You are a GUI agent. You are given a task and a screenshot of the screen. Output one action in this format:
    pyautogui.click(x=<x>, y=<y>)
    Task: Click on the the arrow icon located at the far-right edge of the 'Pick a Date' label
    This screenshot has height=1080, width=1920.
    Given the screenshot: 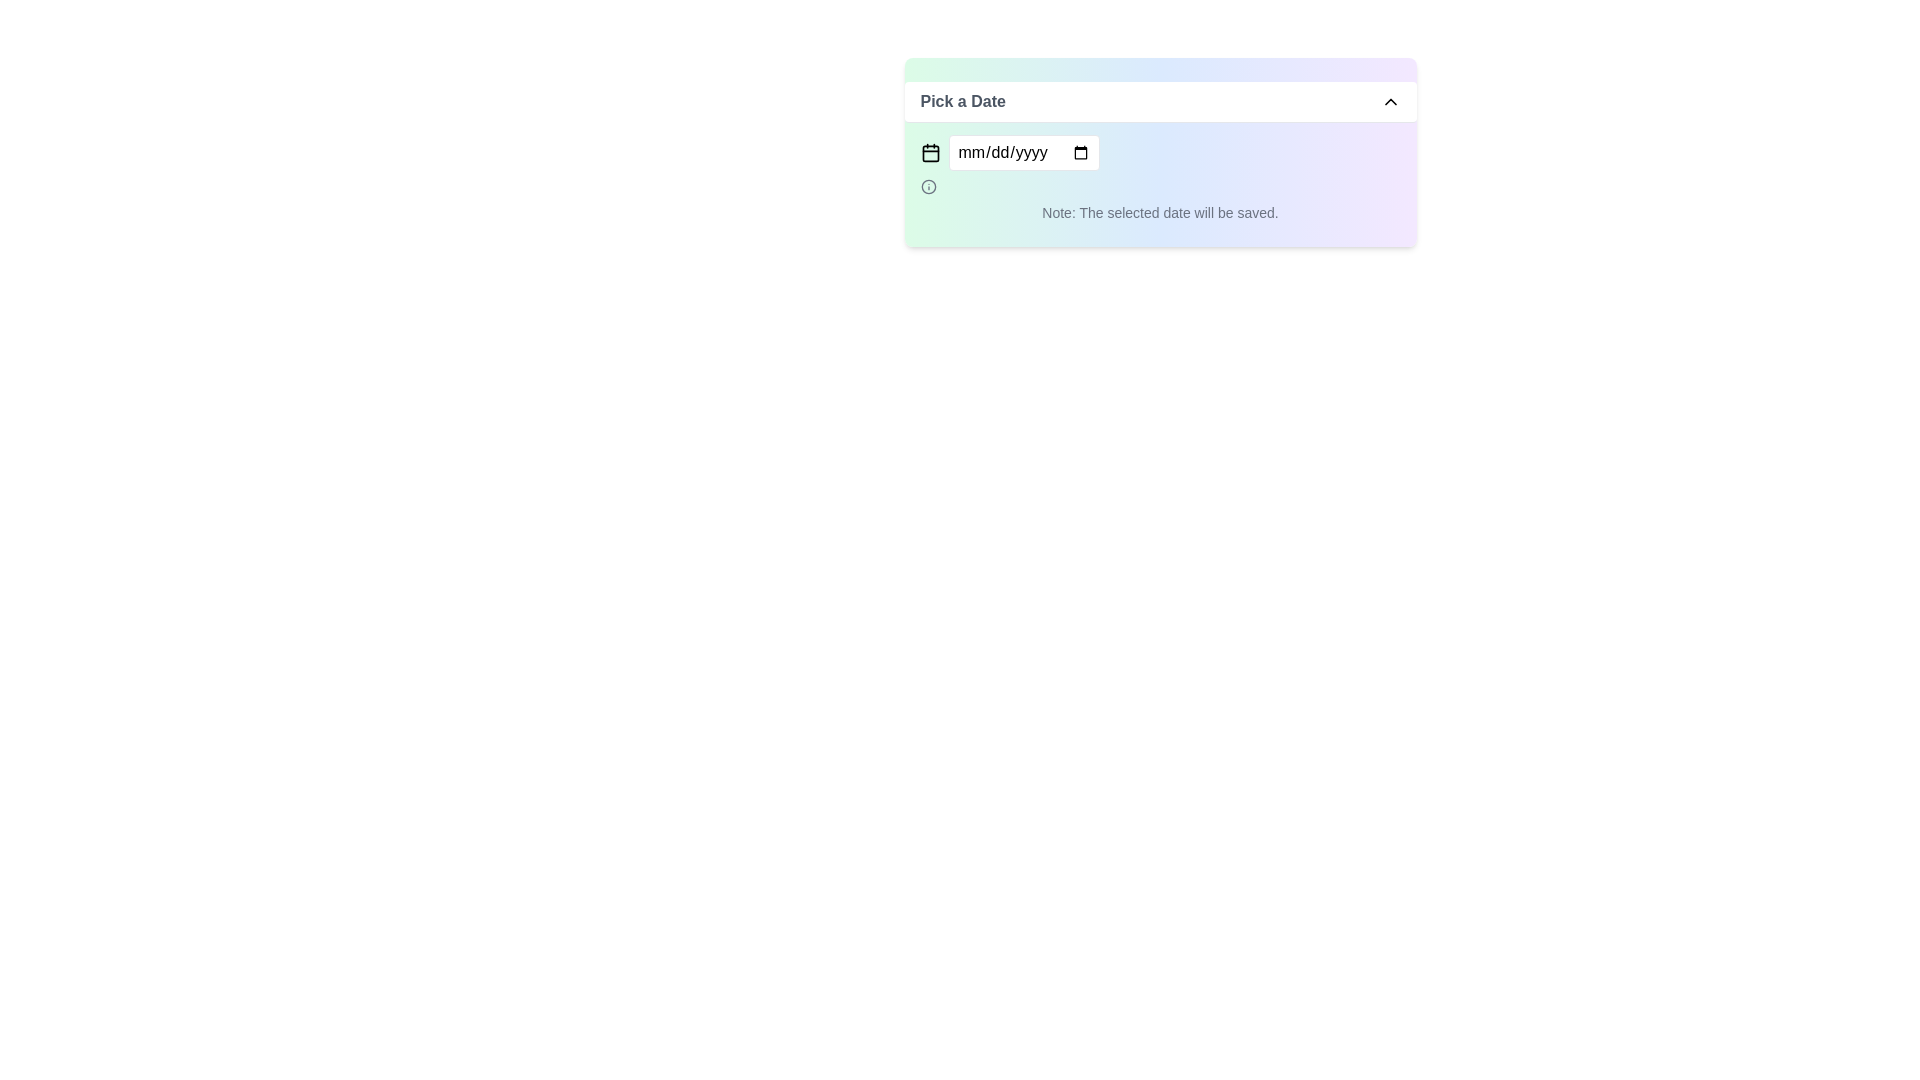 What is the action you would take?
    pyautogui.click(x=1389, y=101)
    